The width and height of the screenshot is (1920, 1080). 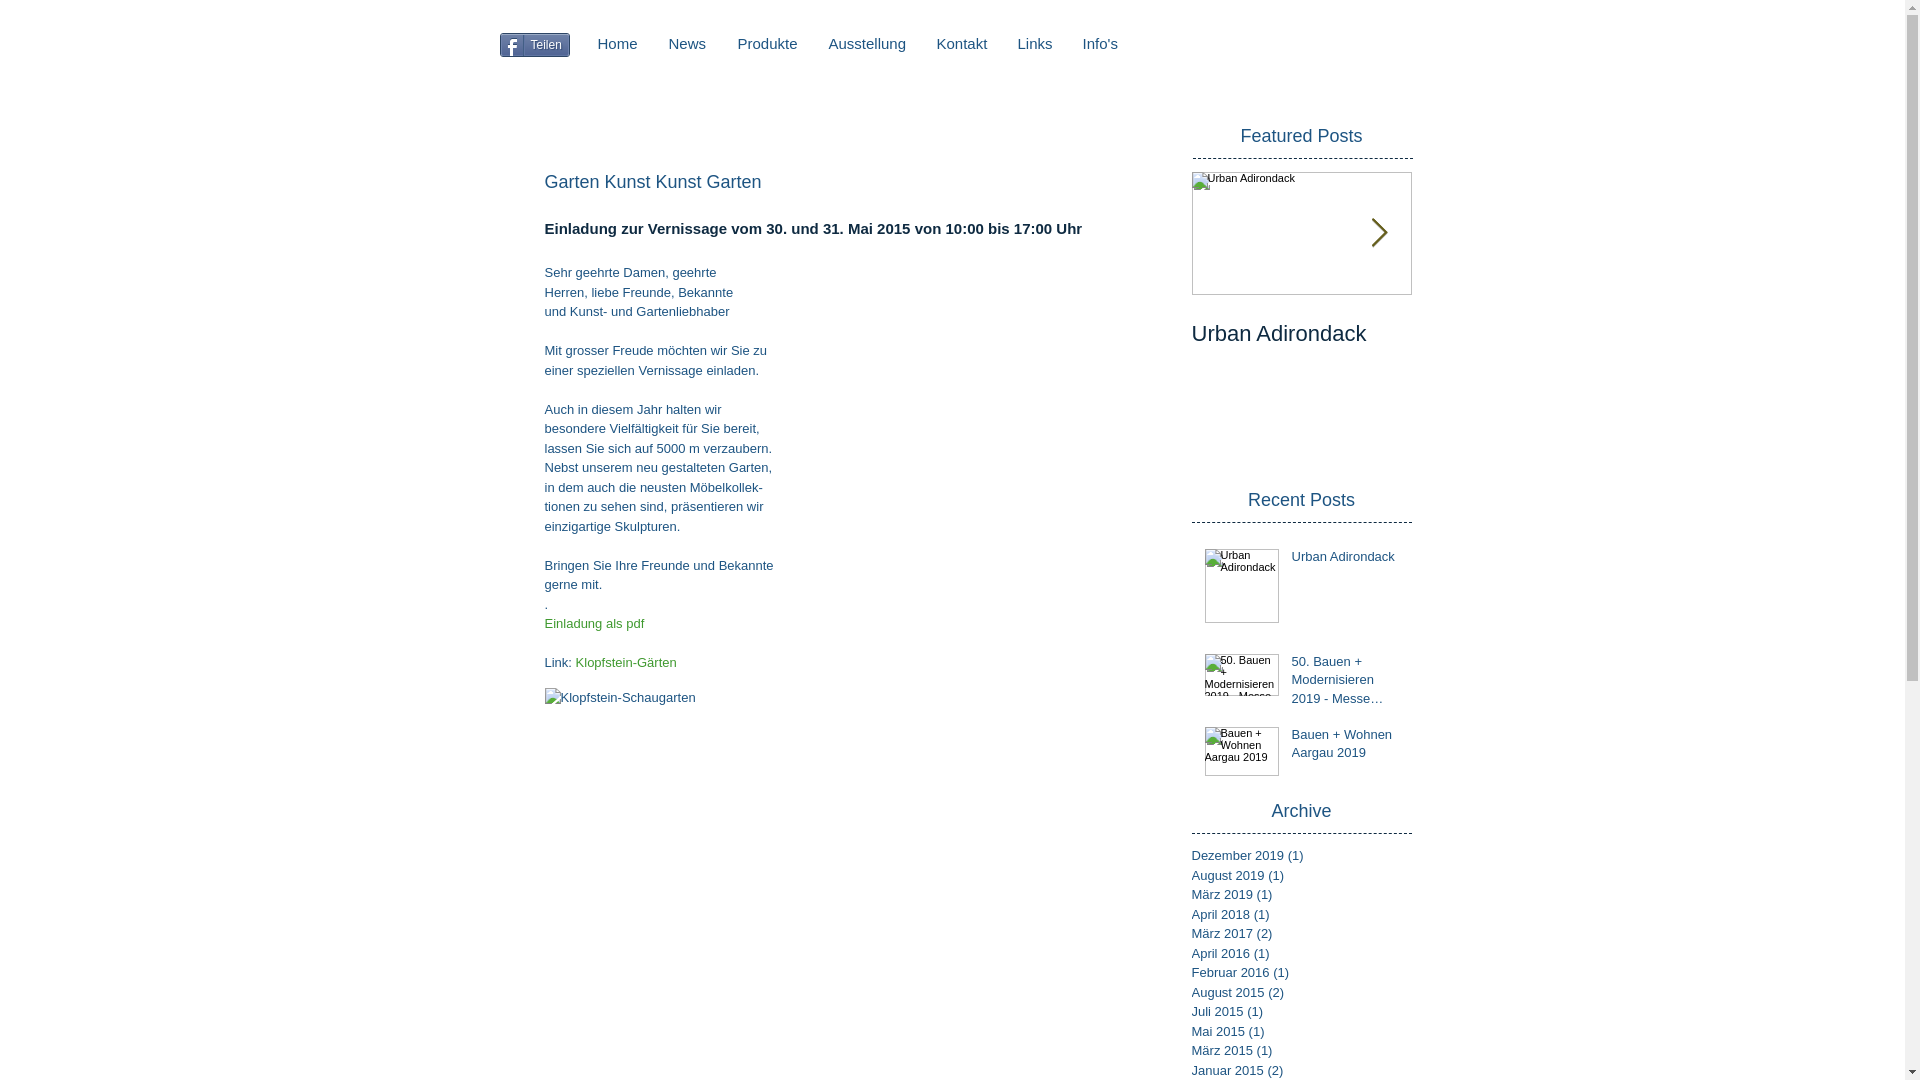 What do you see at coordinates (920, 42) in the screenshot?
I see `'Kontakt'` at bounding box center [920, 42].